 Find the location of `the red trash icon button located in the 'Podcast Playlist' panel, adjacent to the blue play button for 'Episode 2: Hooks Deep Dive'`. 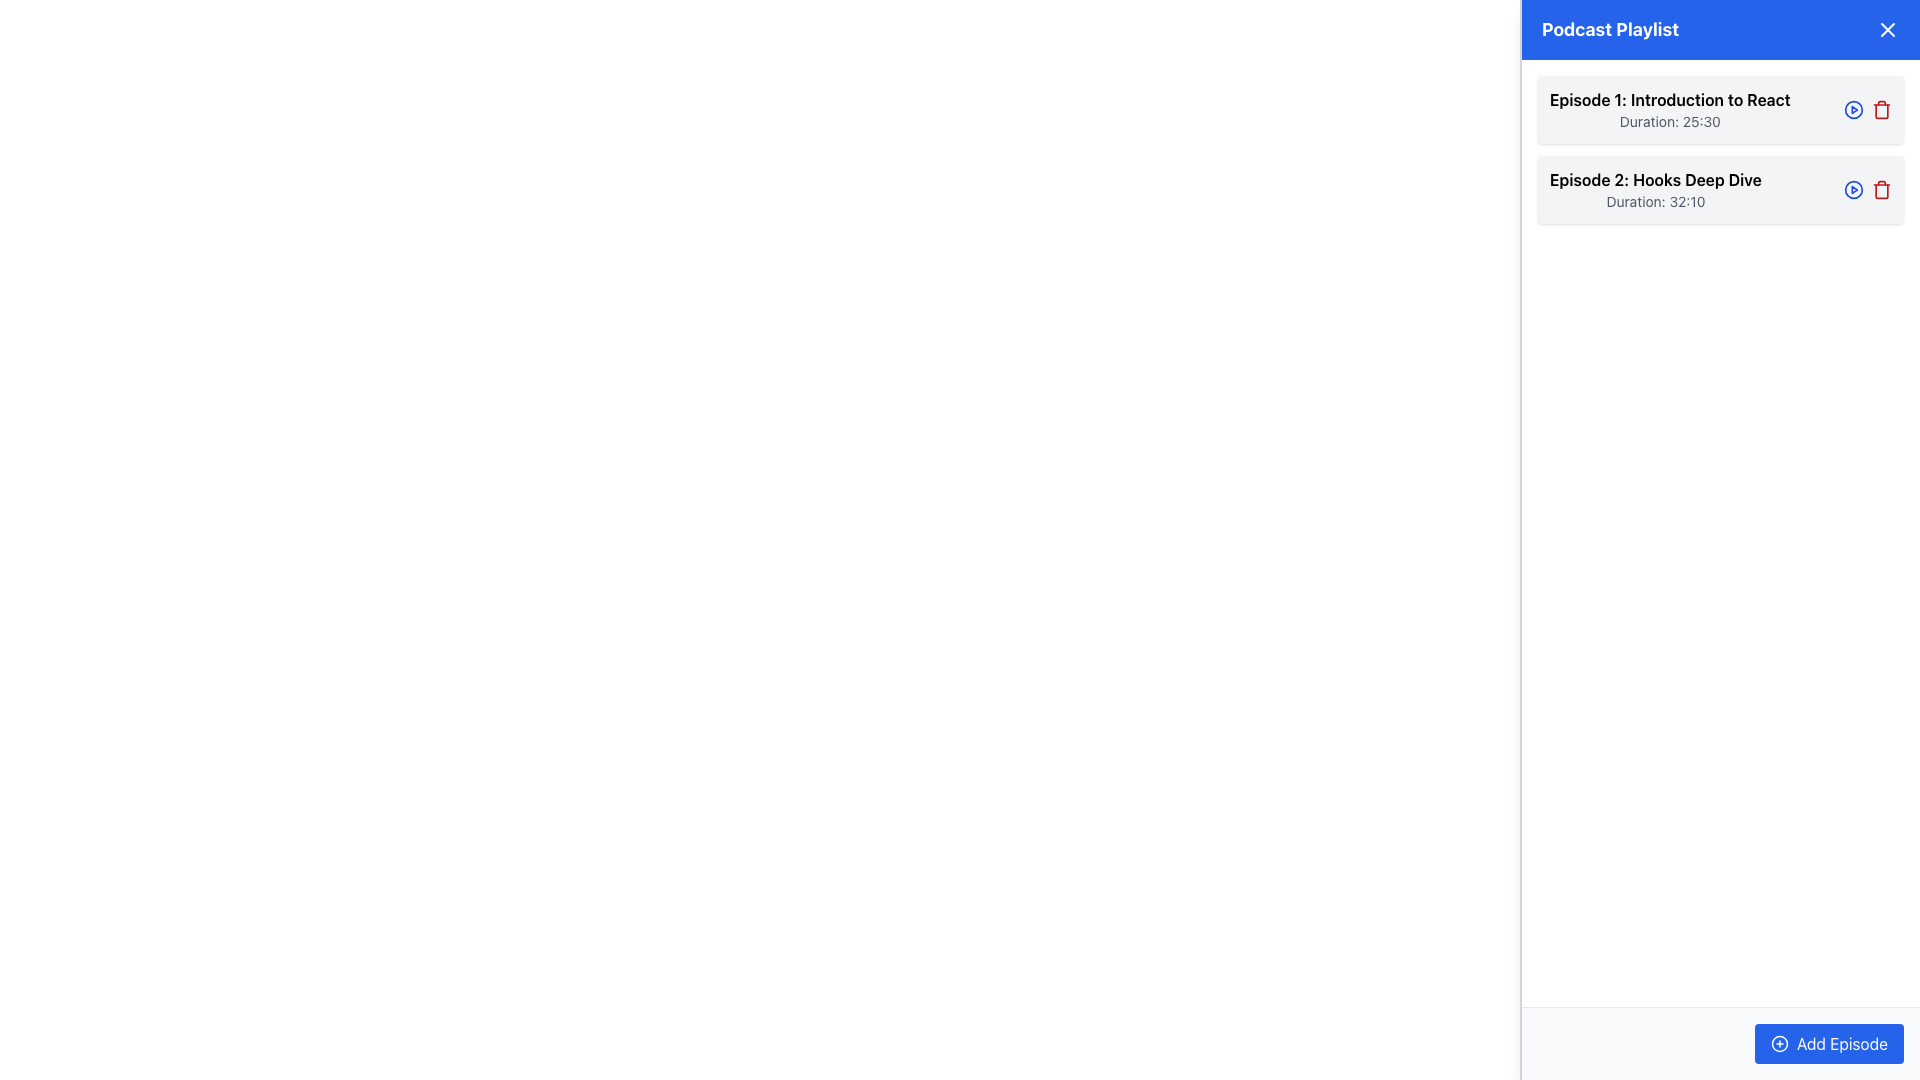

the red trash icon button located in the 'Podcast Playlist' panel, adjacent to the blue play button for 'Episode 2: Hooks Deep Dive' is located at coordinates (1880, 189).